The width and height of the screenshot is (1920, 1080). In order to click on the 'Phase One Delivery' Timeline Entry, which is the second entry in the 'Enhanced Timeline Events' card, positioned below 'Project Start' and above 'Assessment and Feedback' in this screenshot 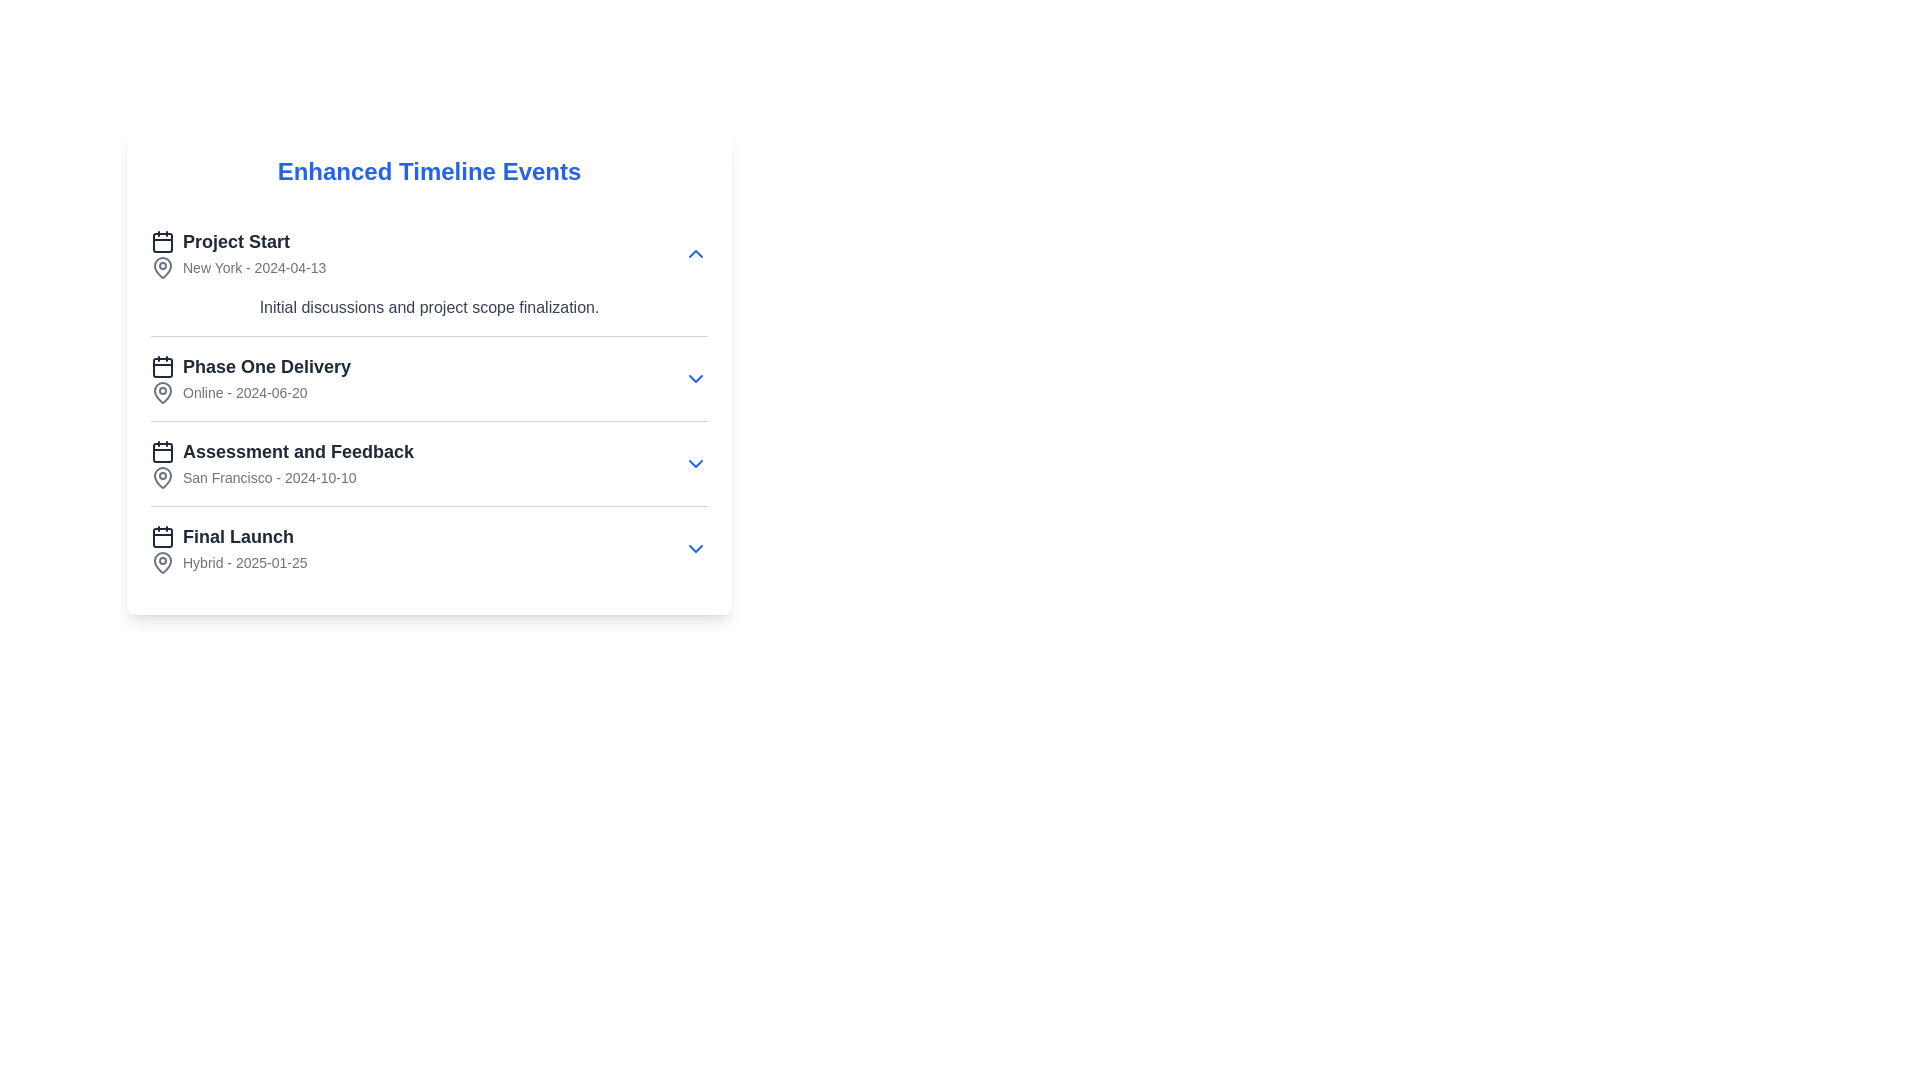, I will do `click(428, 378)`.